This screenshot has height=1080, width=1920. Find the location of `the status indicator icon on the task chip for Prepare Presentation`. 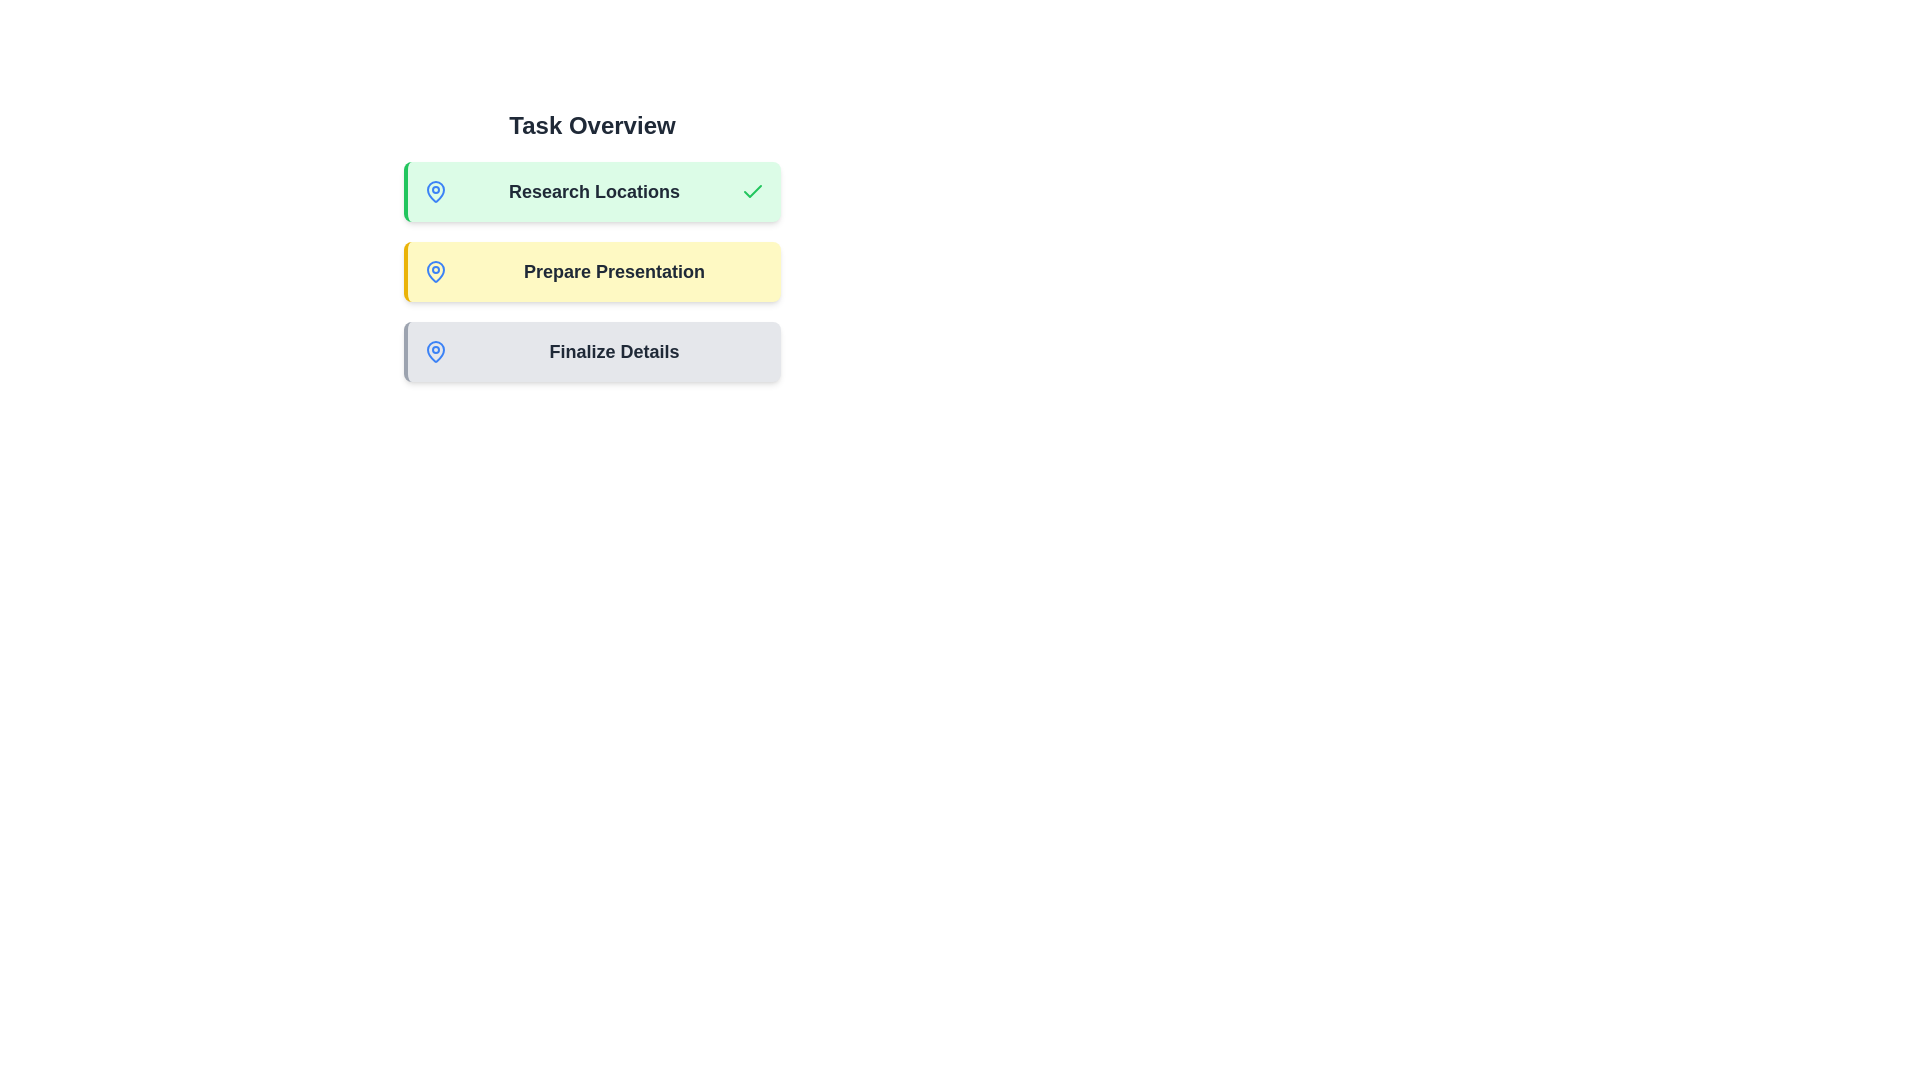

the status indicator icon on the task chip for Prepare Presentation is located at coordinates (435, 272).